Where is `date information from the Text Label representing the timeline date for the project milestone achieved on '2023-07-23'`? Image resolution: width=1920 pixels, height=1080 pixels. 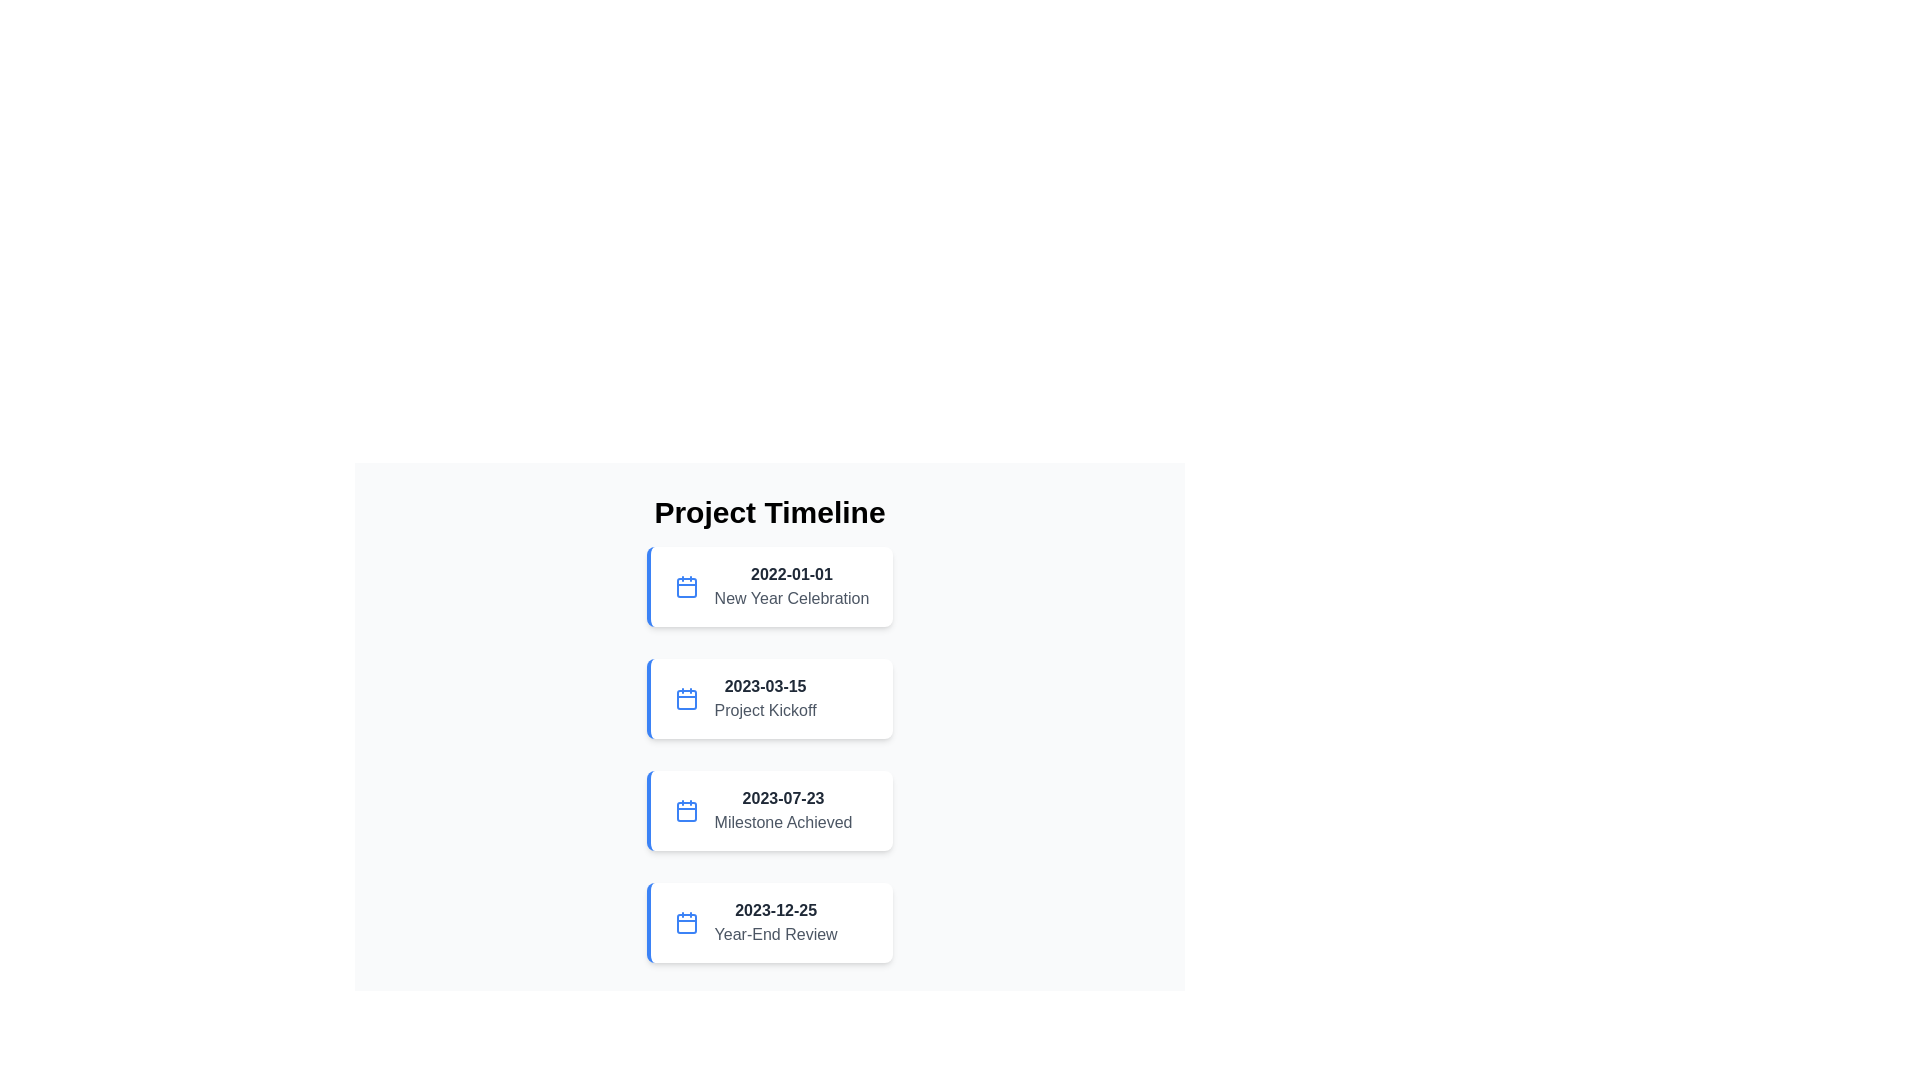
date information from the Text Label representing the timeline date for the project milestone achieved on '2023-07-23' is located at coordinates (782, 797).